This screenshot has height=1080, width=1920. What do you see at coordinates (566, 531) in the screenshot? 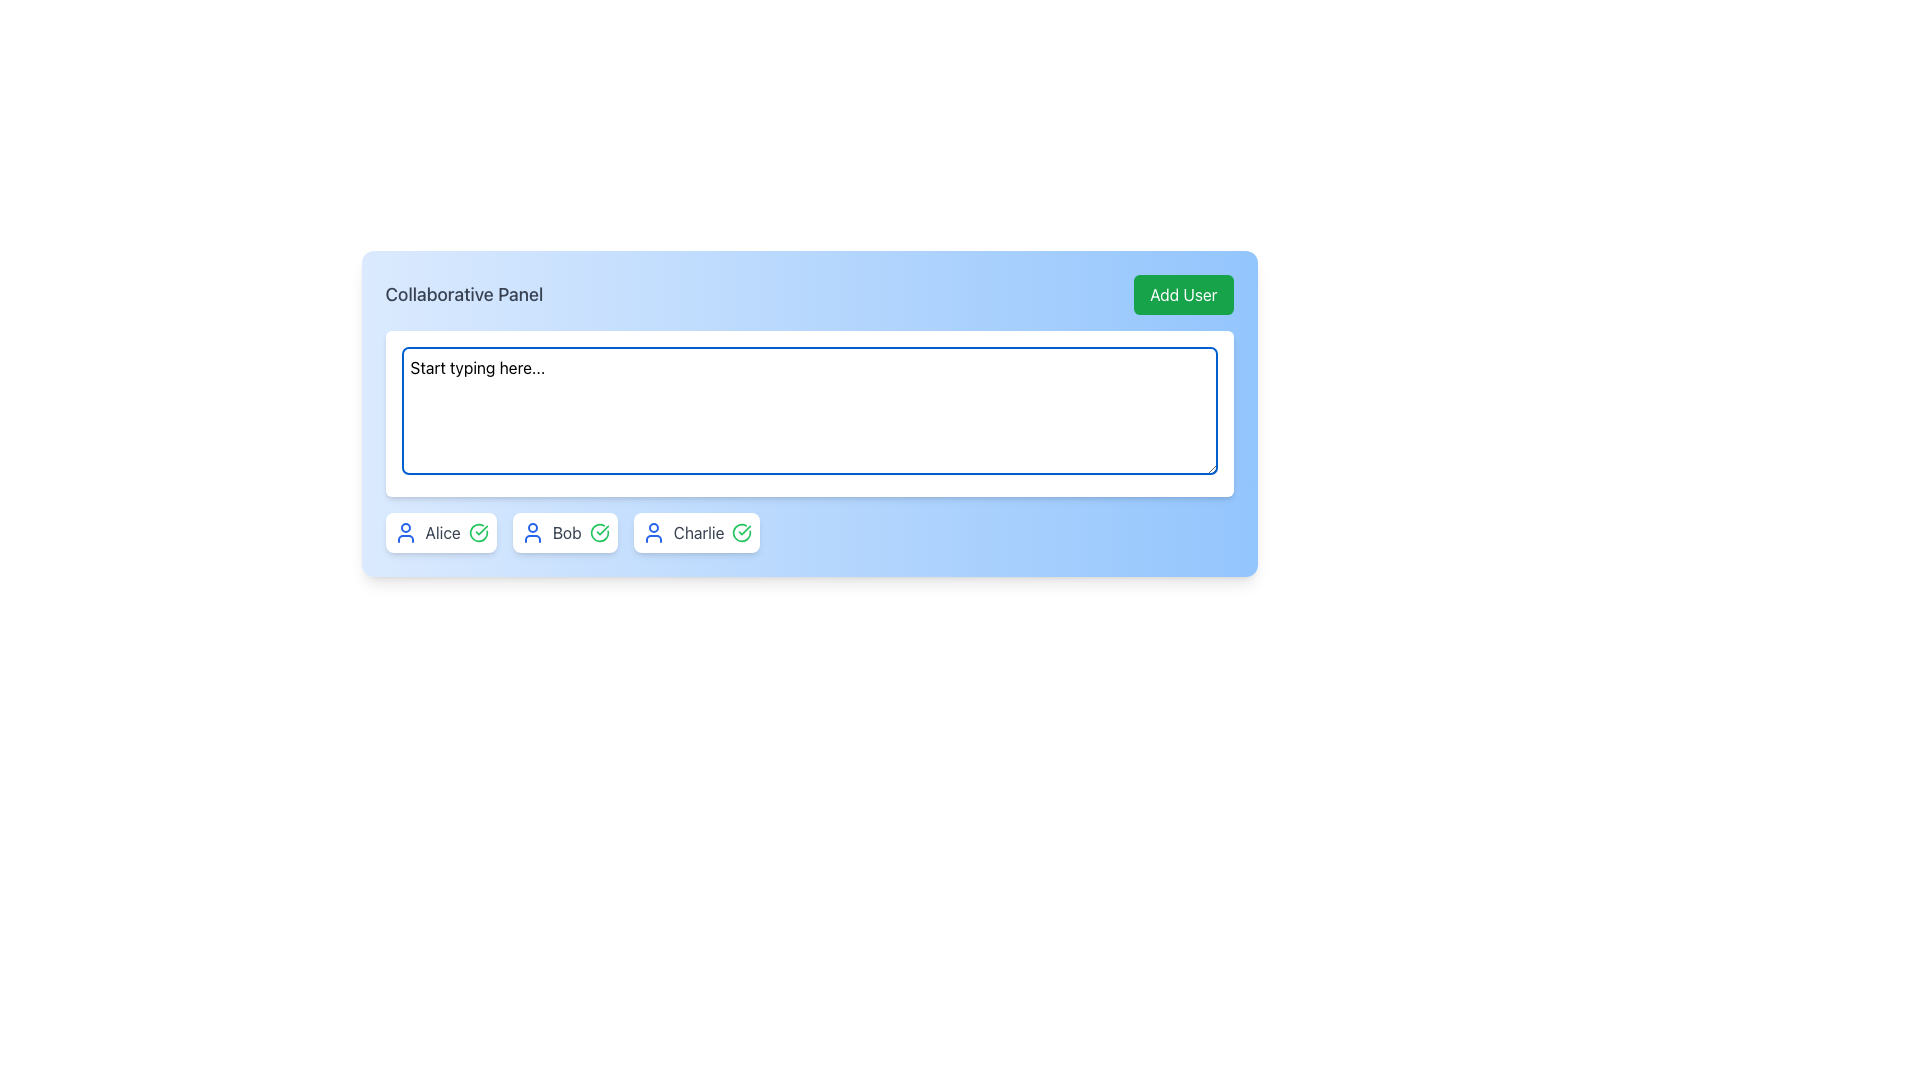
I see `the text label displaying the name 'Bob', which is the third user entry in the collaborative panel, positioned between 'Alice' and 'Charlie'` at bounding box center [566, 531].